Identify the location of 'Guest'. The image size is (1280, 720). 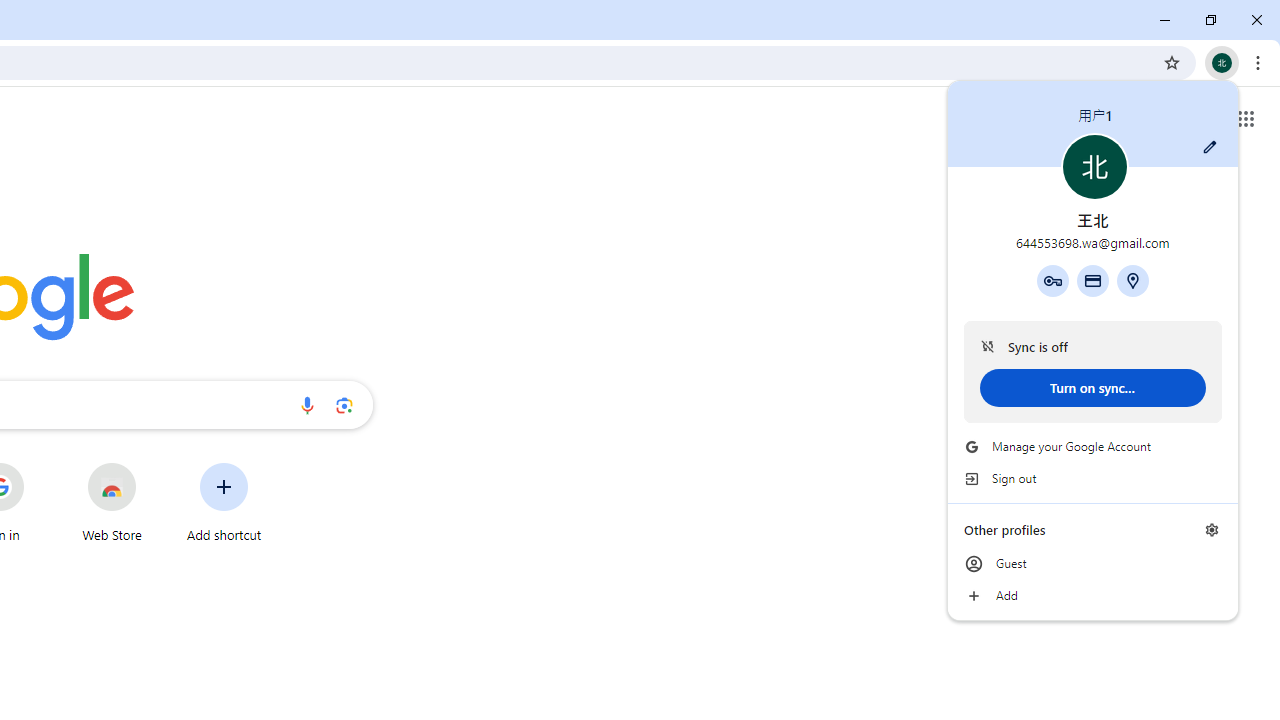
(1092, 564).